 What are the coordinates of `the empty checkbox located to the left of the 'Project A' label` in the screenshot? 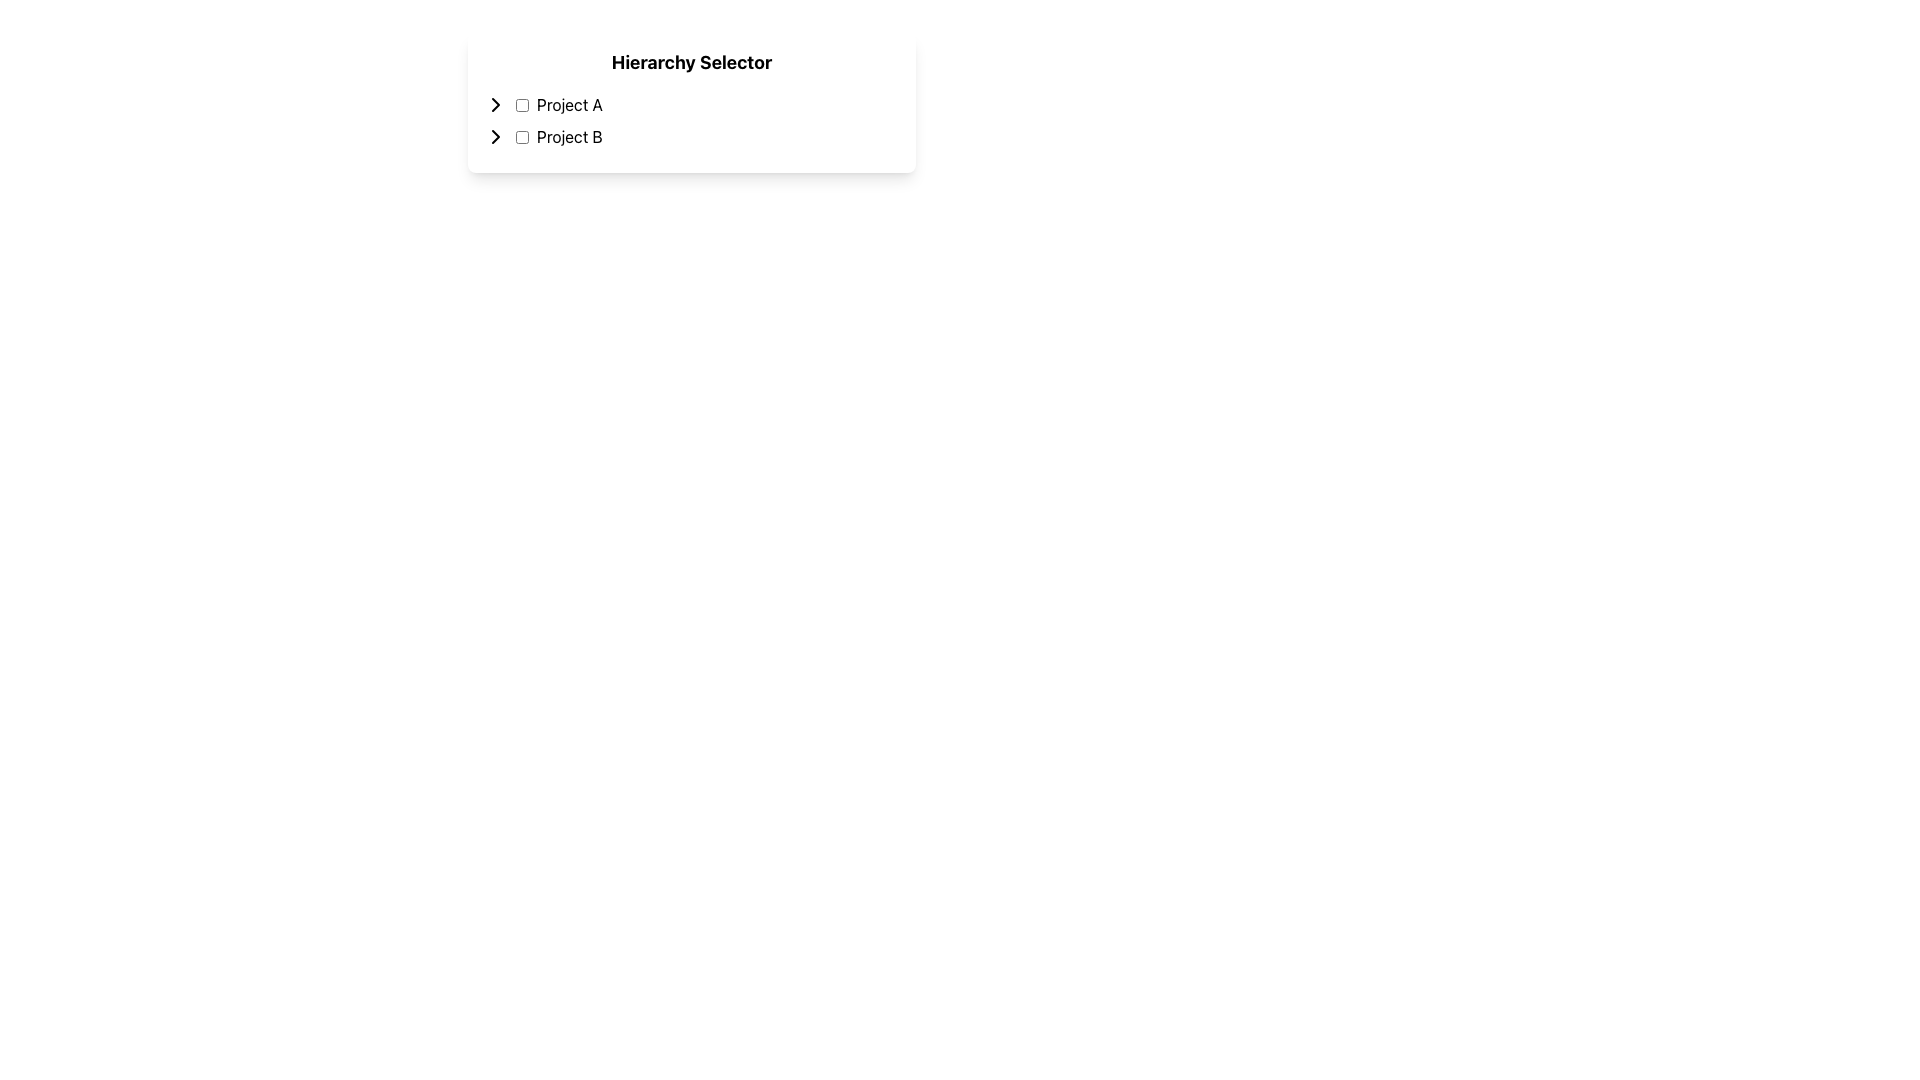 It's located at (522, 104).